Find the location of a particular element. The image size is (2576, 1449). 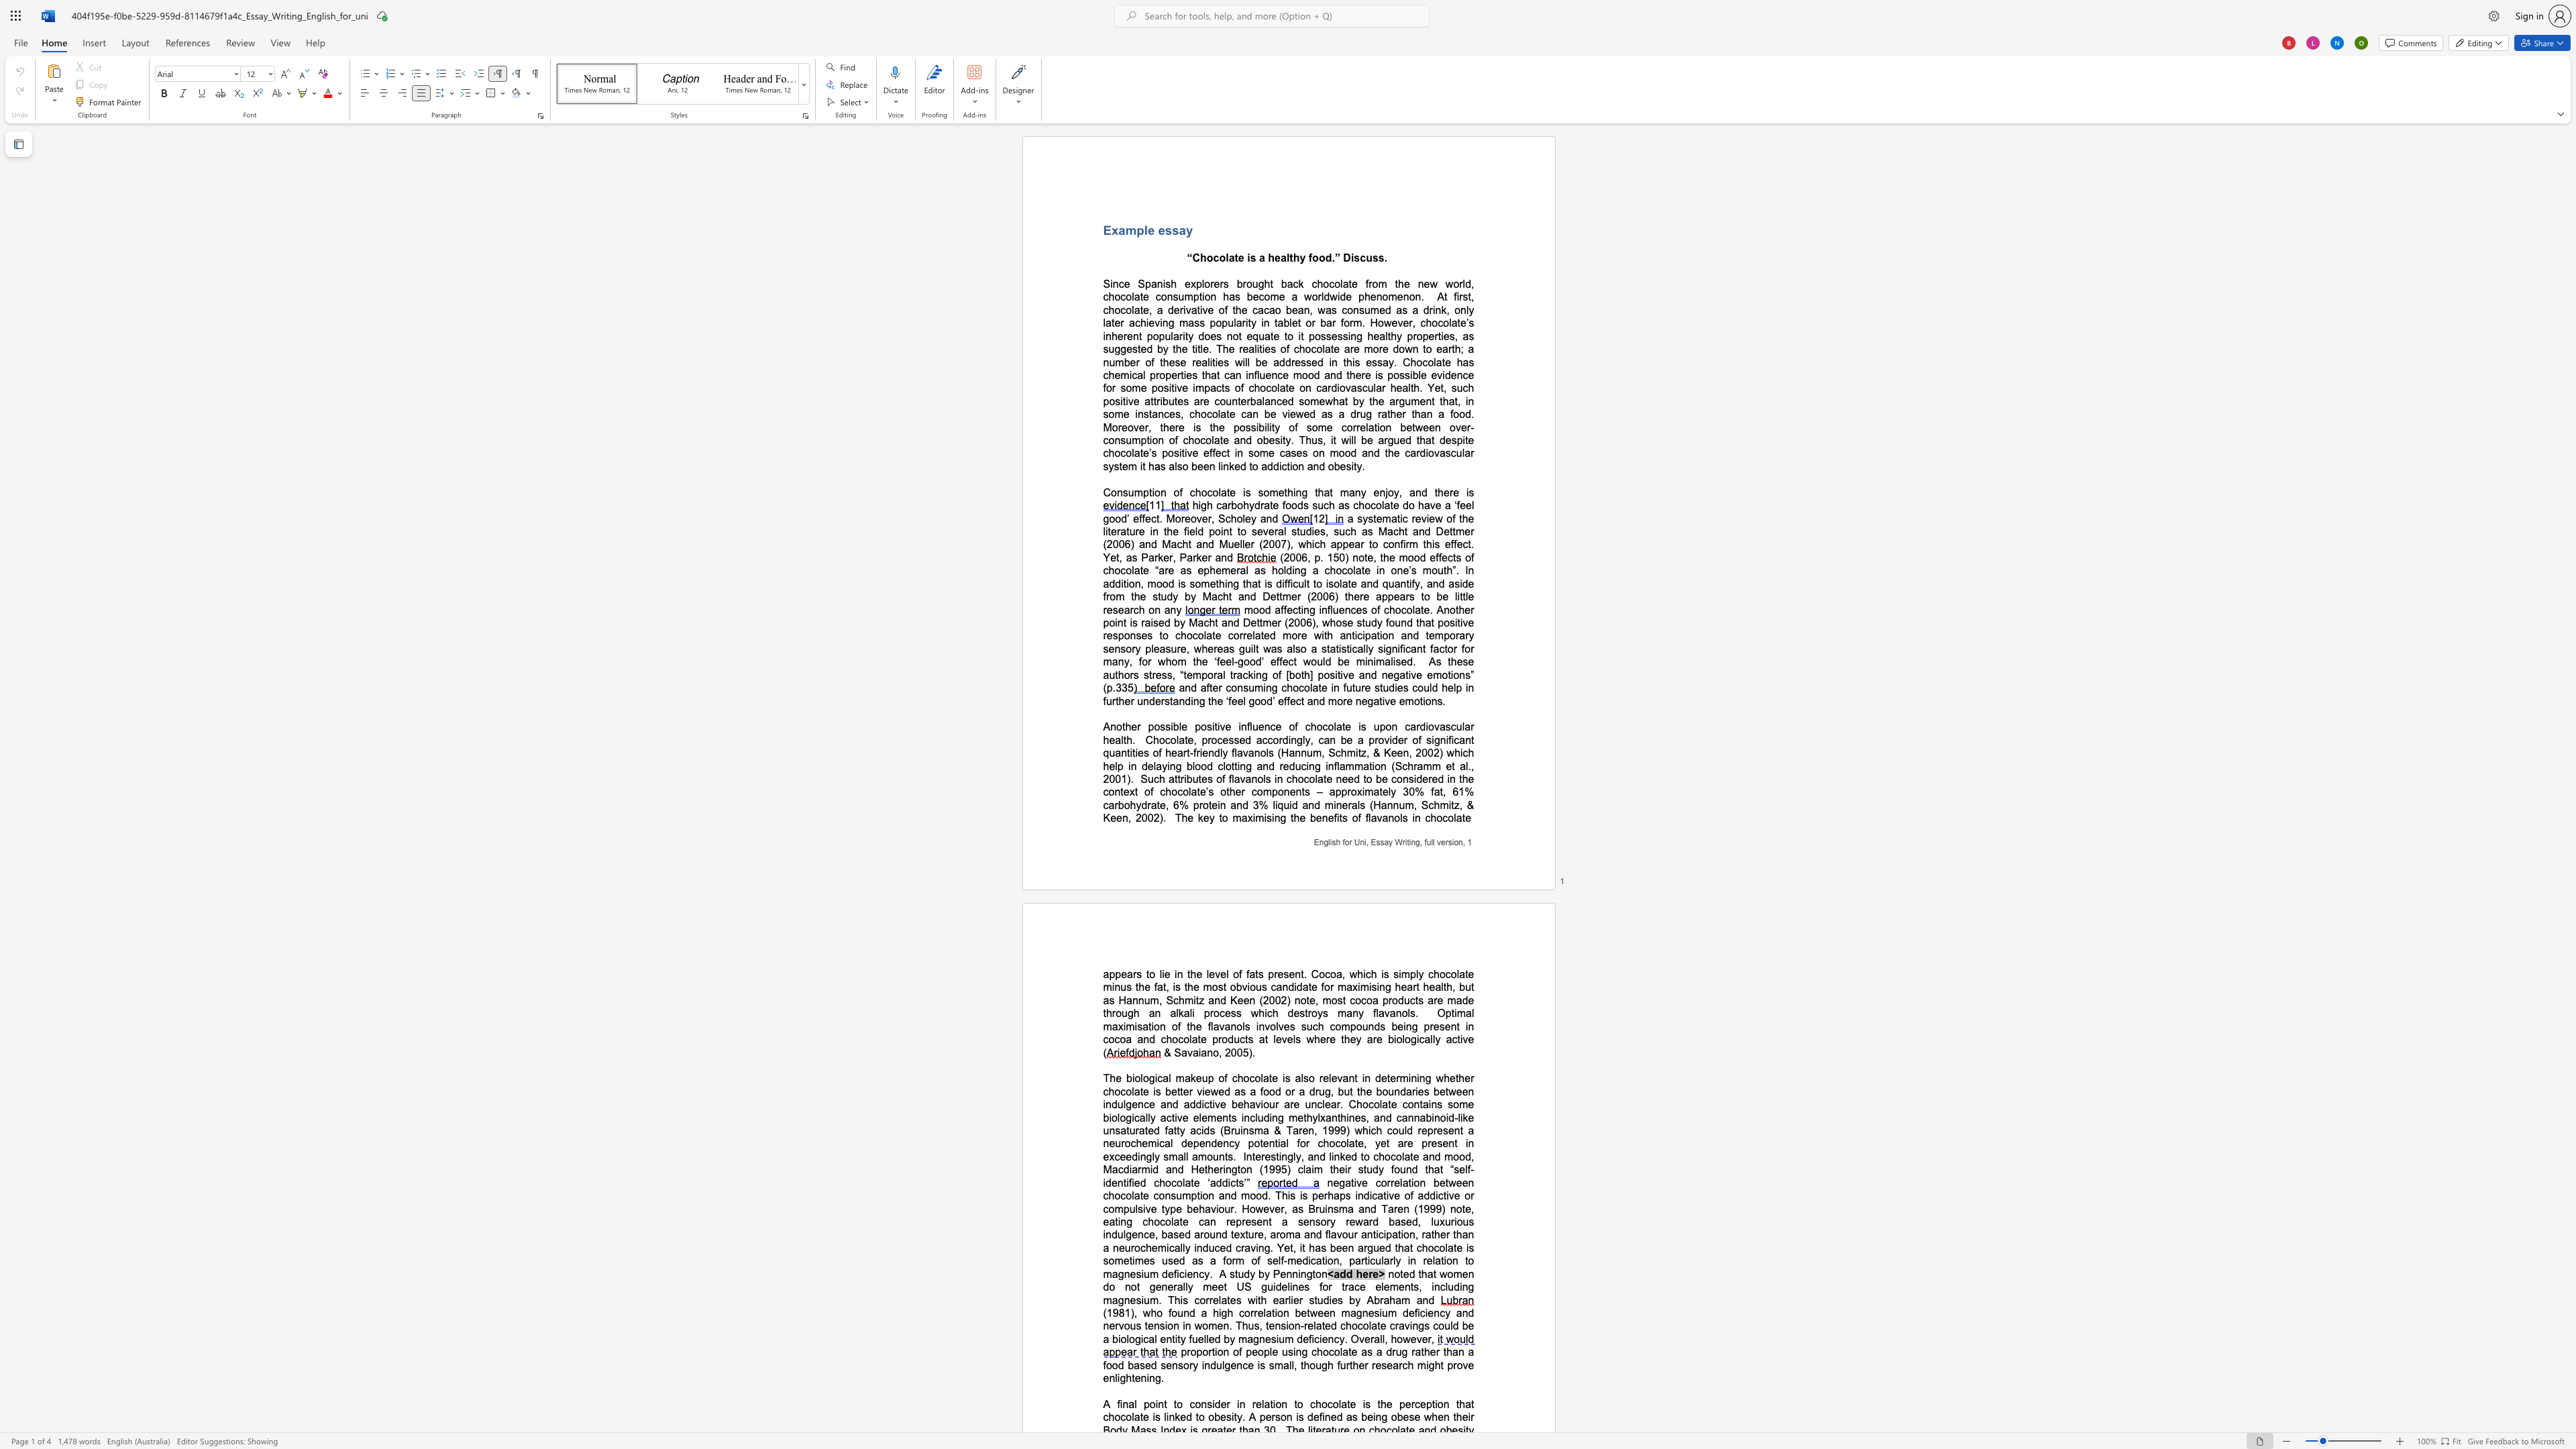

the 1th character "i" in the text is located at coordinates (1279, 1157).